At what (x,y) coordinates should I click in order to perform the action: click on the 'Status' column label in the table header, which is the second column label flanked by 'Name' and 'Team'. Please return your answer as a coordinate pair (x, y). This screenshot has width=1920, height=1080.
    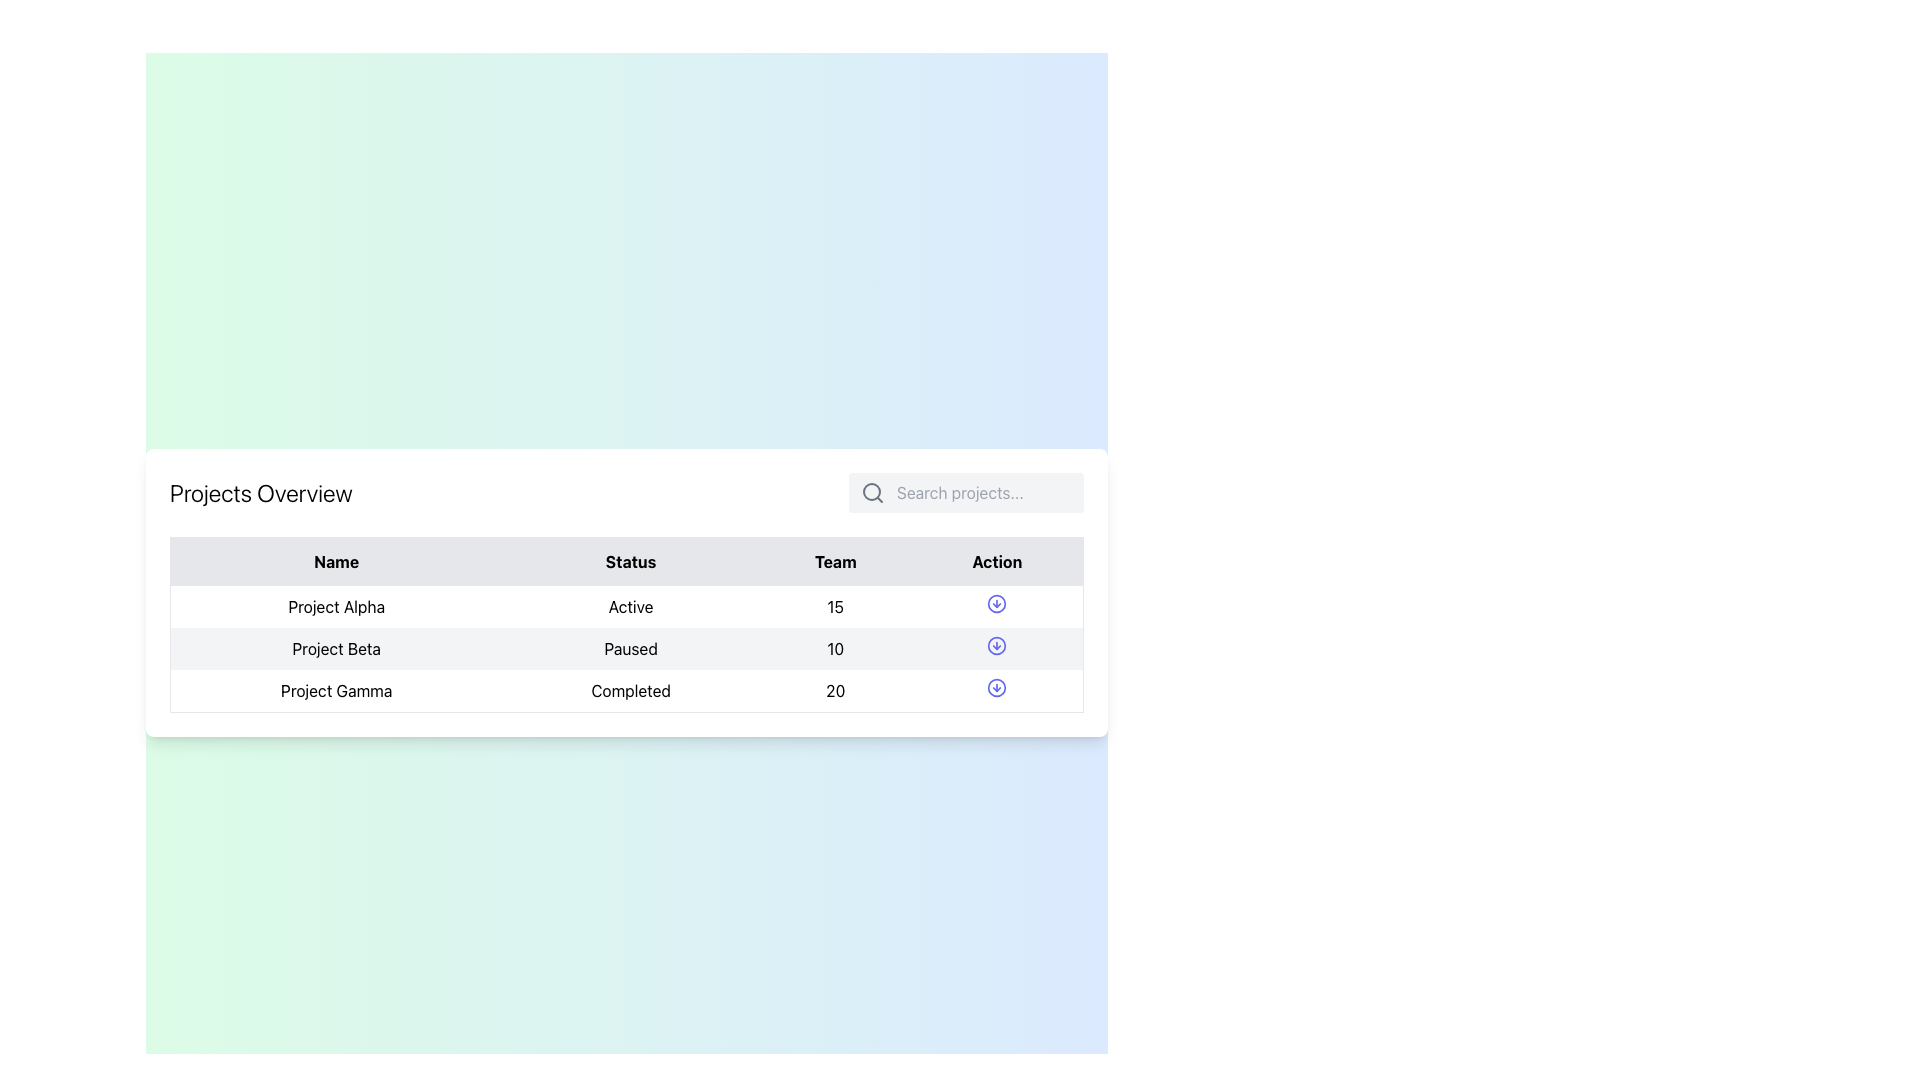
    Looking at the image, I should click on (630, 561).